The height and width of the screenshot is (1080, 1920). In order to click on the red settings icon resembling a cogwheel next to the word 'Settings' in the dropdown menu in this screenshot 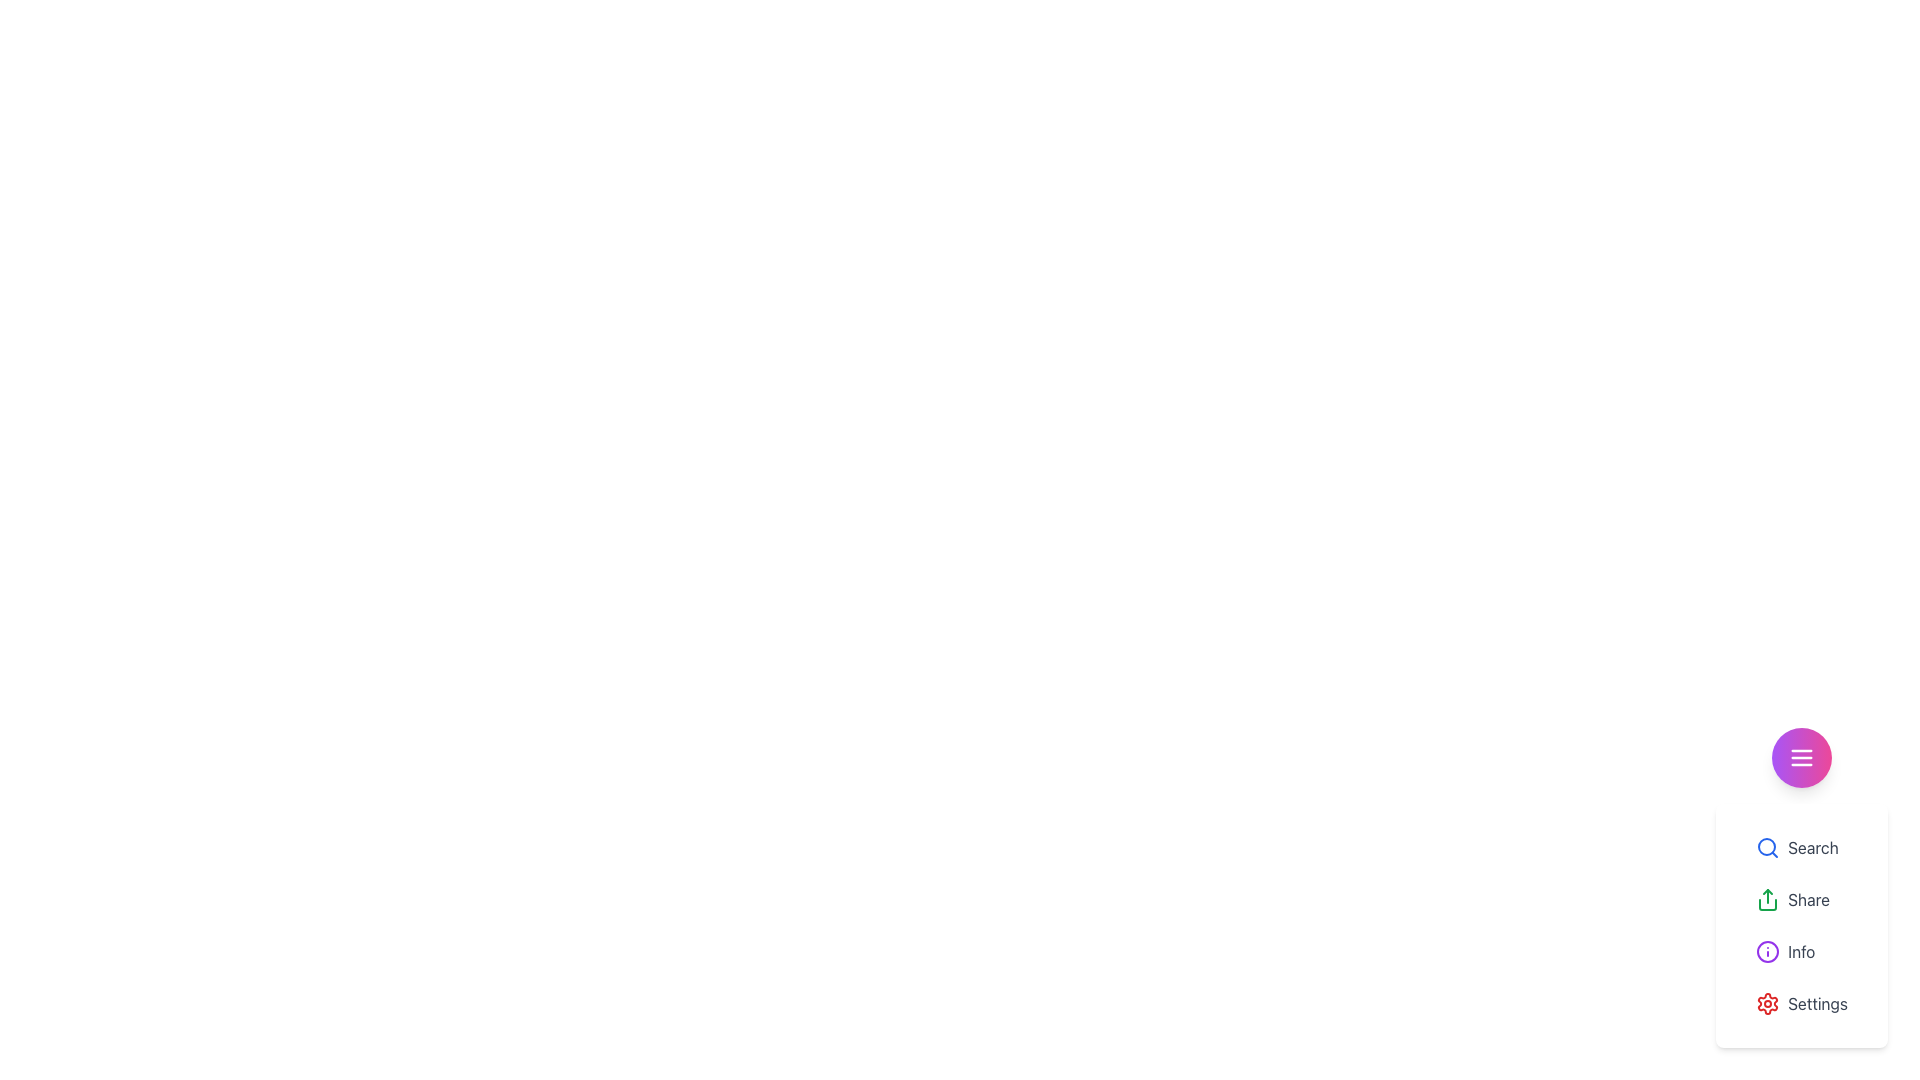, I will do `click(1768, 1003)`.